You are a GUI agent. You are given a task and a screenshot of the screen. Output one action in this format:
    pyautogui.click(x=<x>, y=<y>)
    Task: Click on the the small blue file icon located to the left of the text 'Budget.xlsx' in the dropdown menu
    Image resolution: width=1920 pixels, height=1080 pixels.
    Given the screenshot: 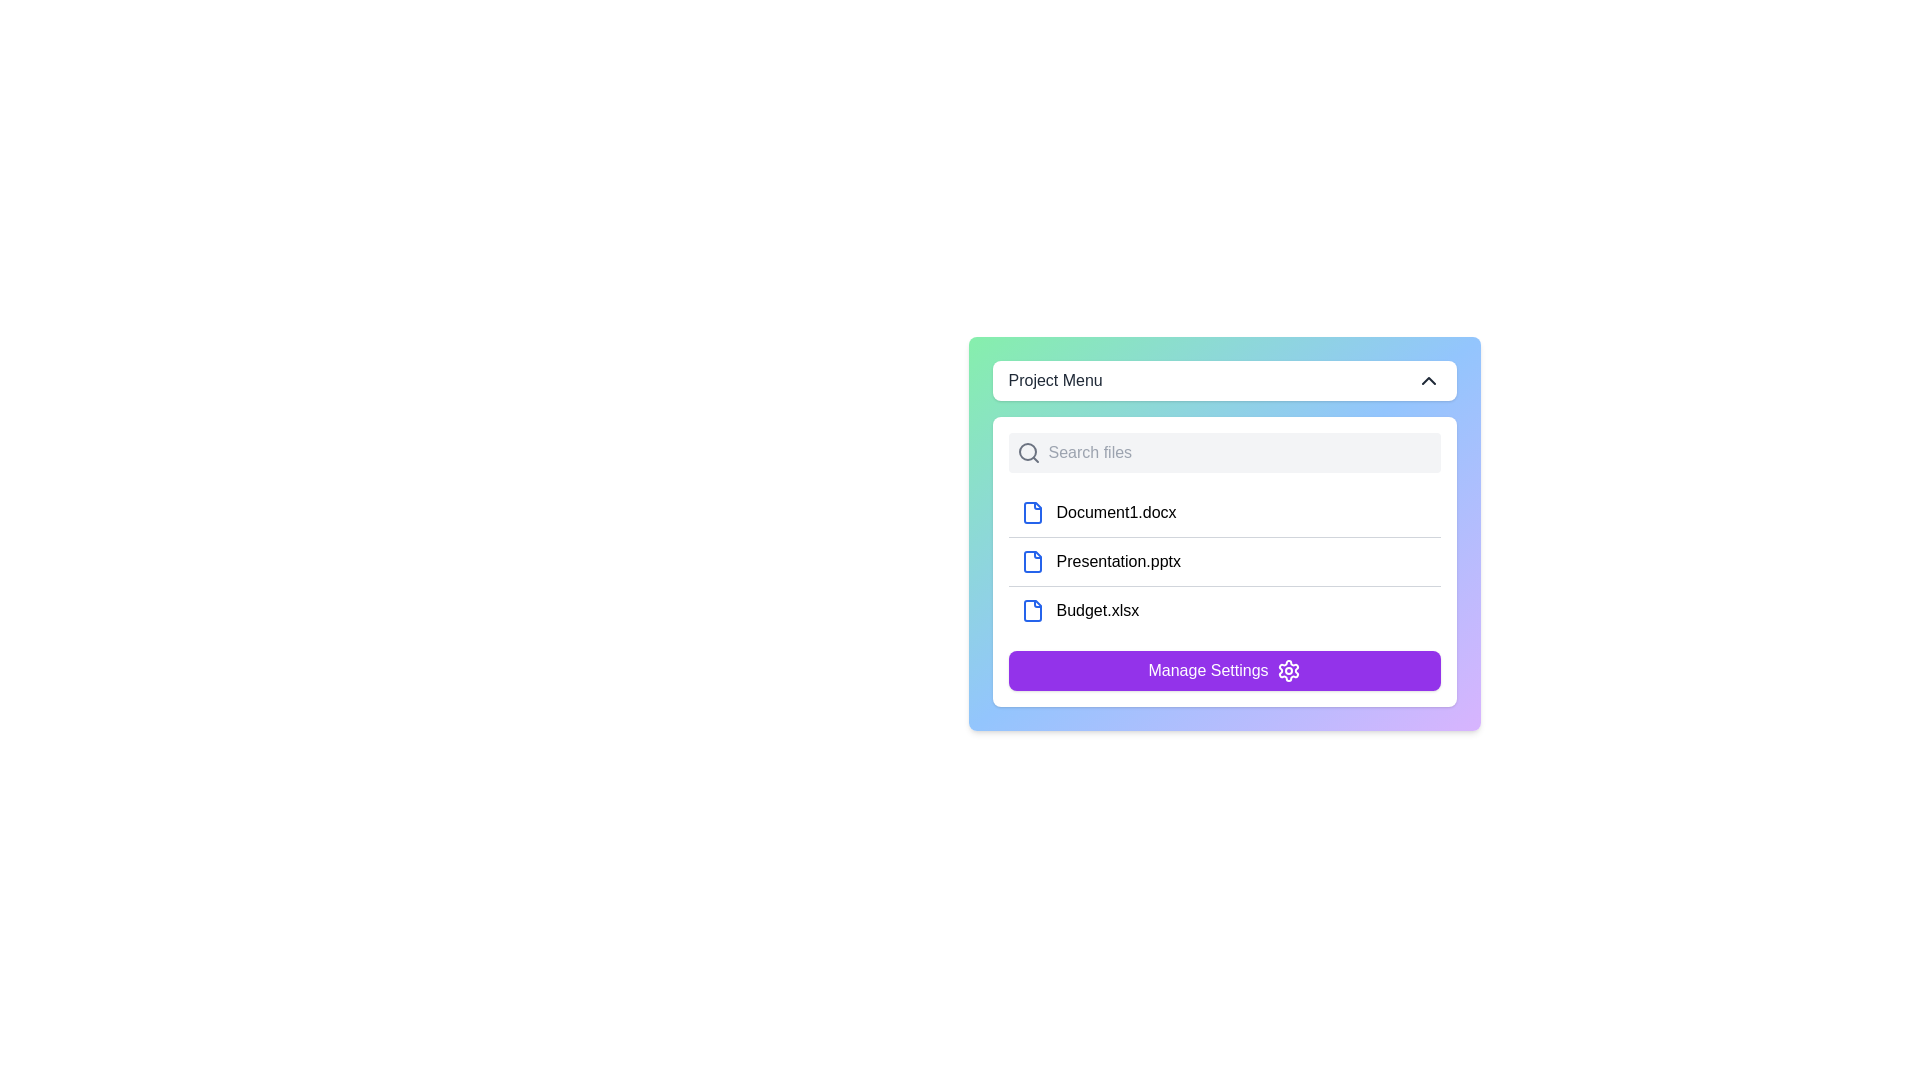 What is the action you would take?
    pyautogui.click(x=1032, y=609)
    